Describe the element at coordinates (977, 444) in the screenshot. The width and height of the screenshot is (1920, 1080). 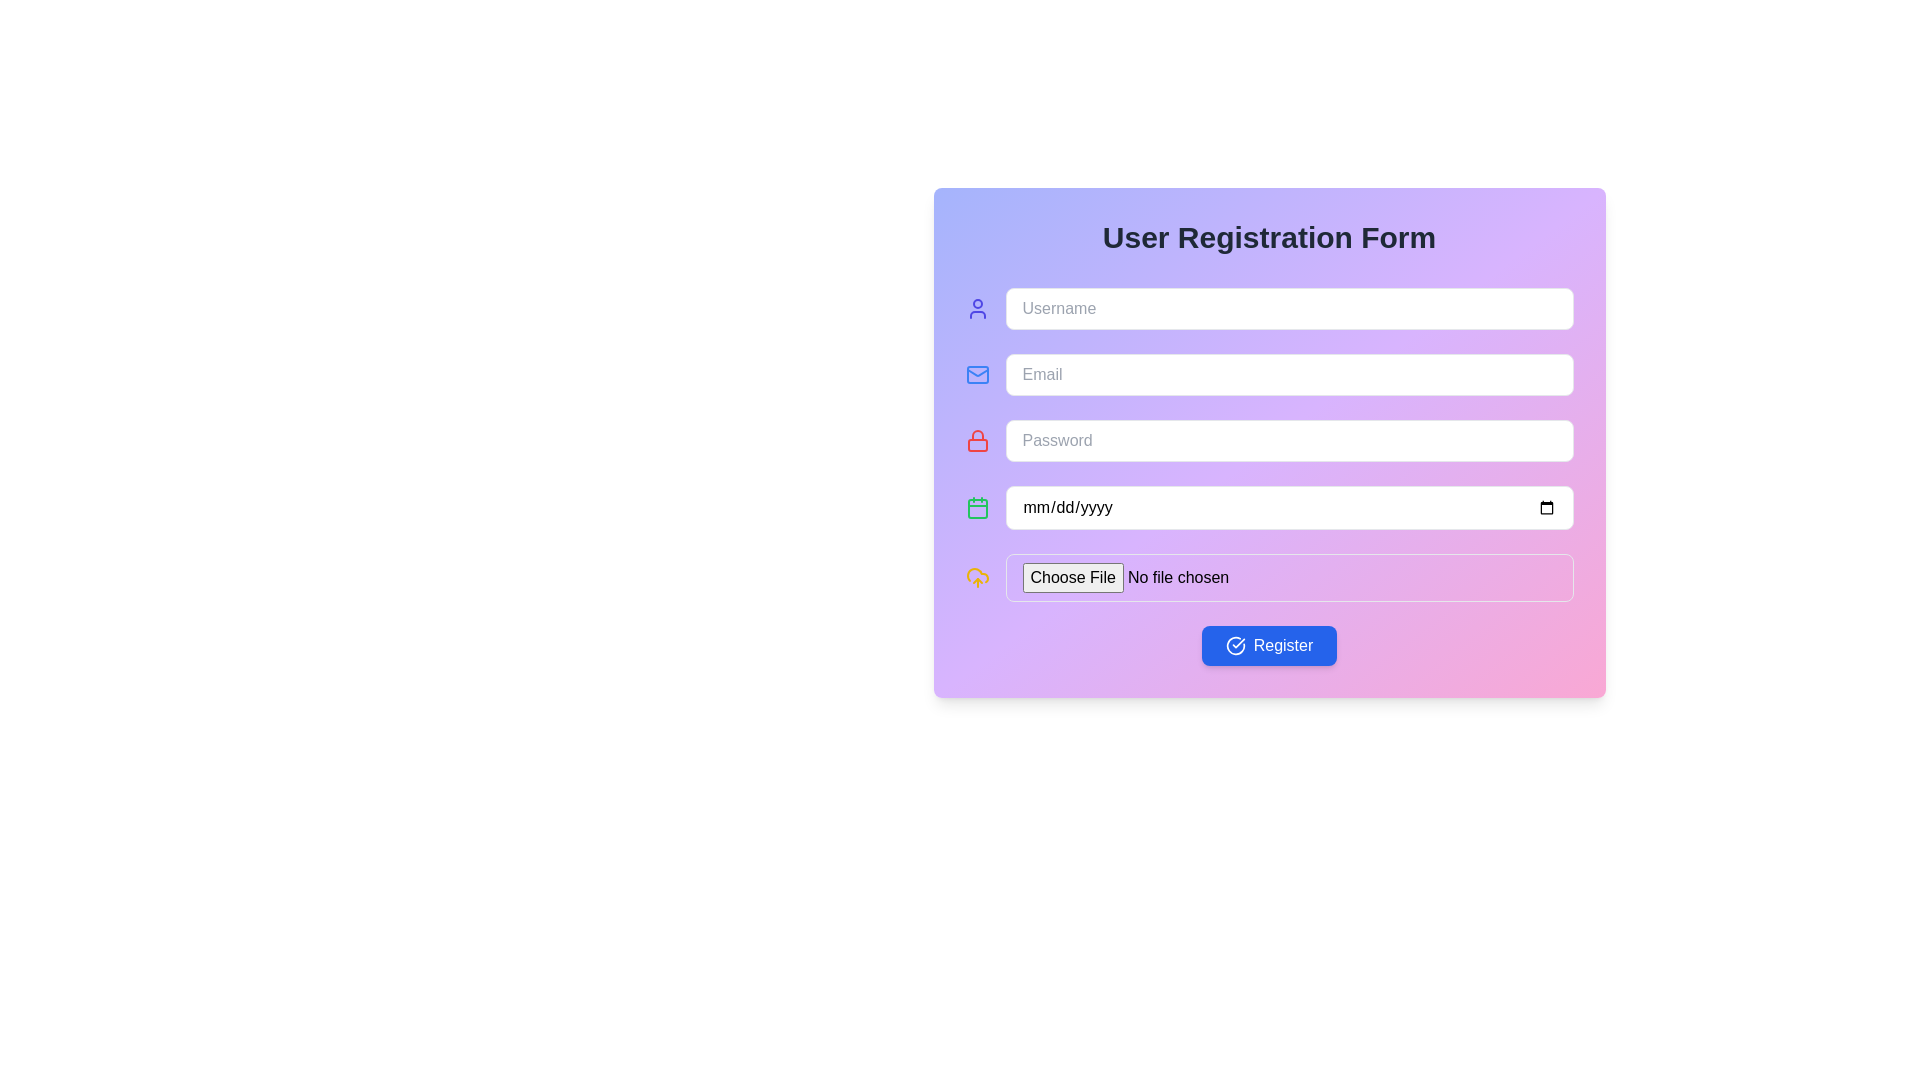
I see `properties of the lower part of the lock icon, which is a small rounded rectangle, by opening the developer tools` at that location.